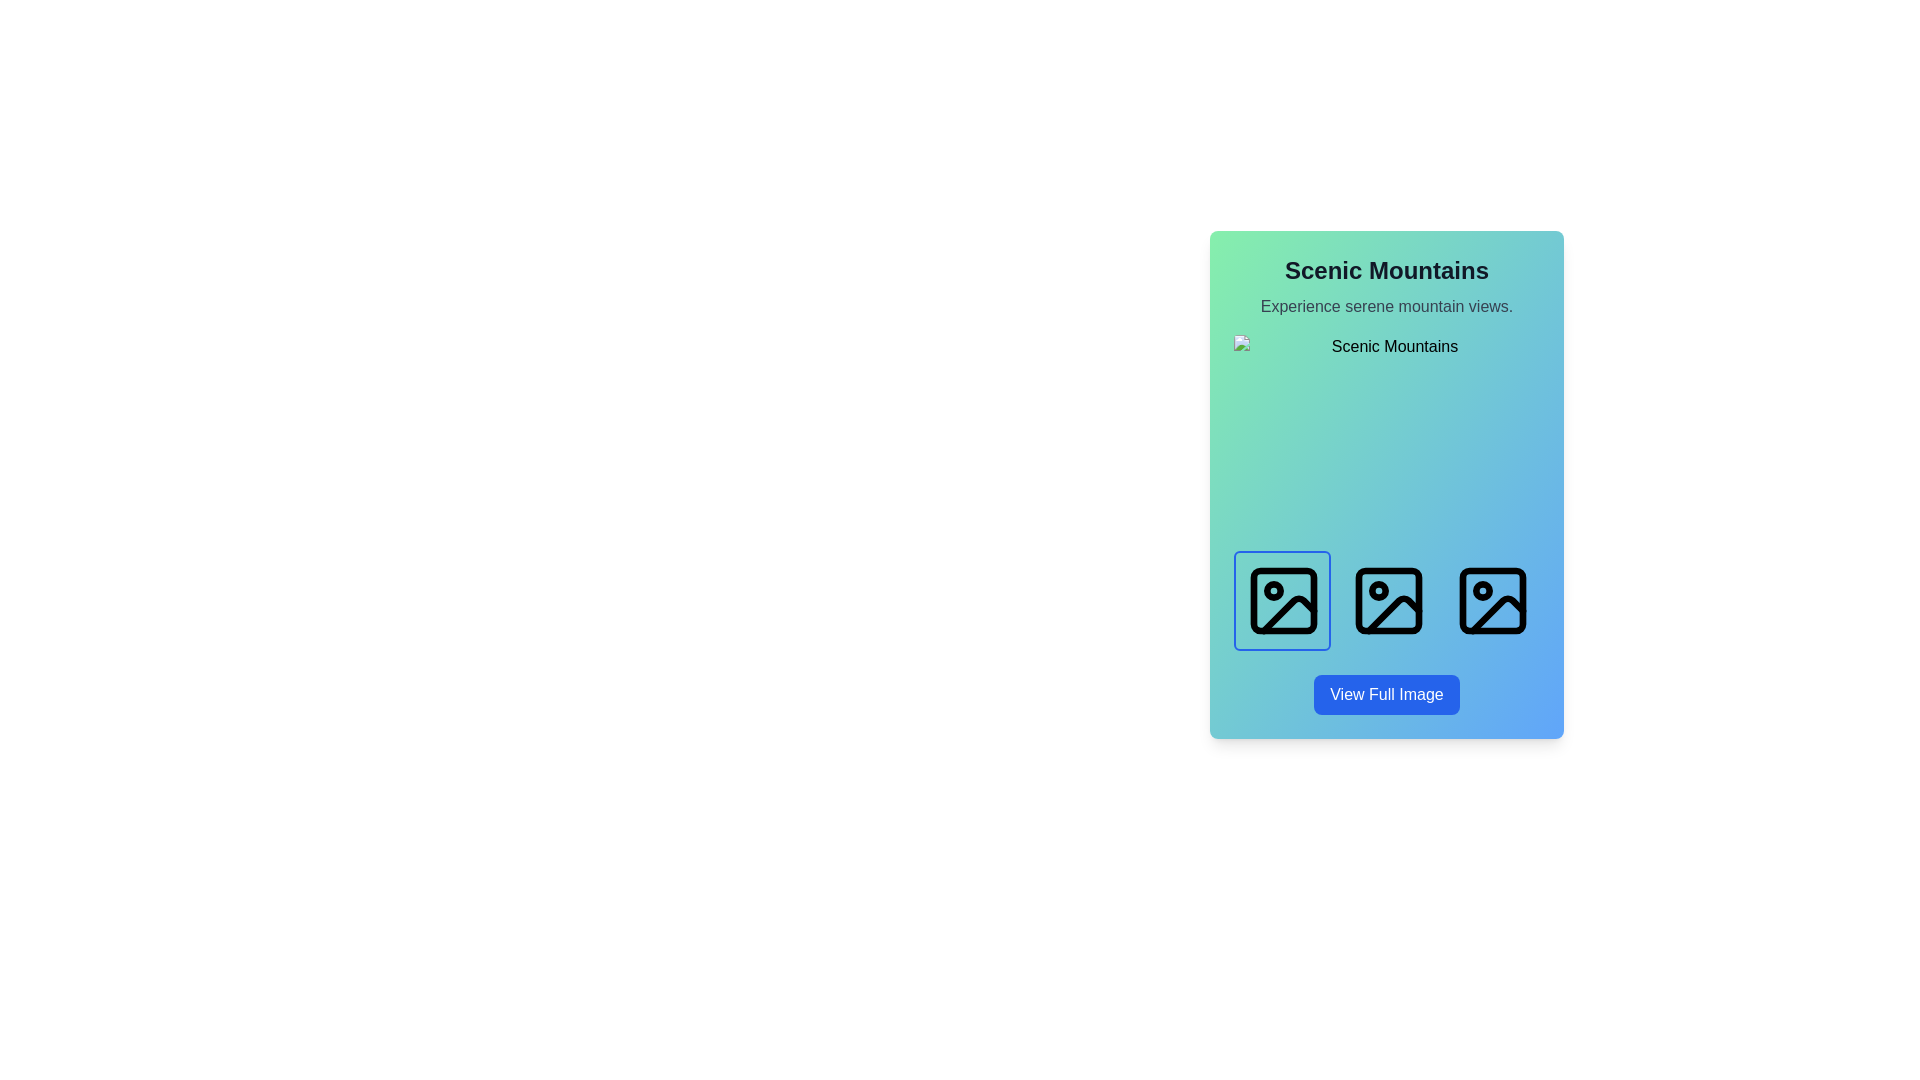  I want to click on the image button located in the top-left part of the row under the header section titled 'Scenic Mountains', so click(1282, 600).